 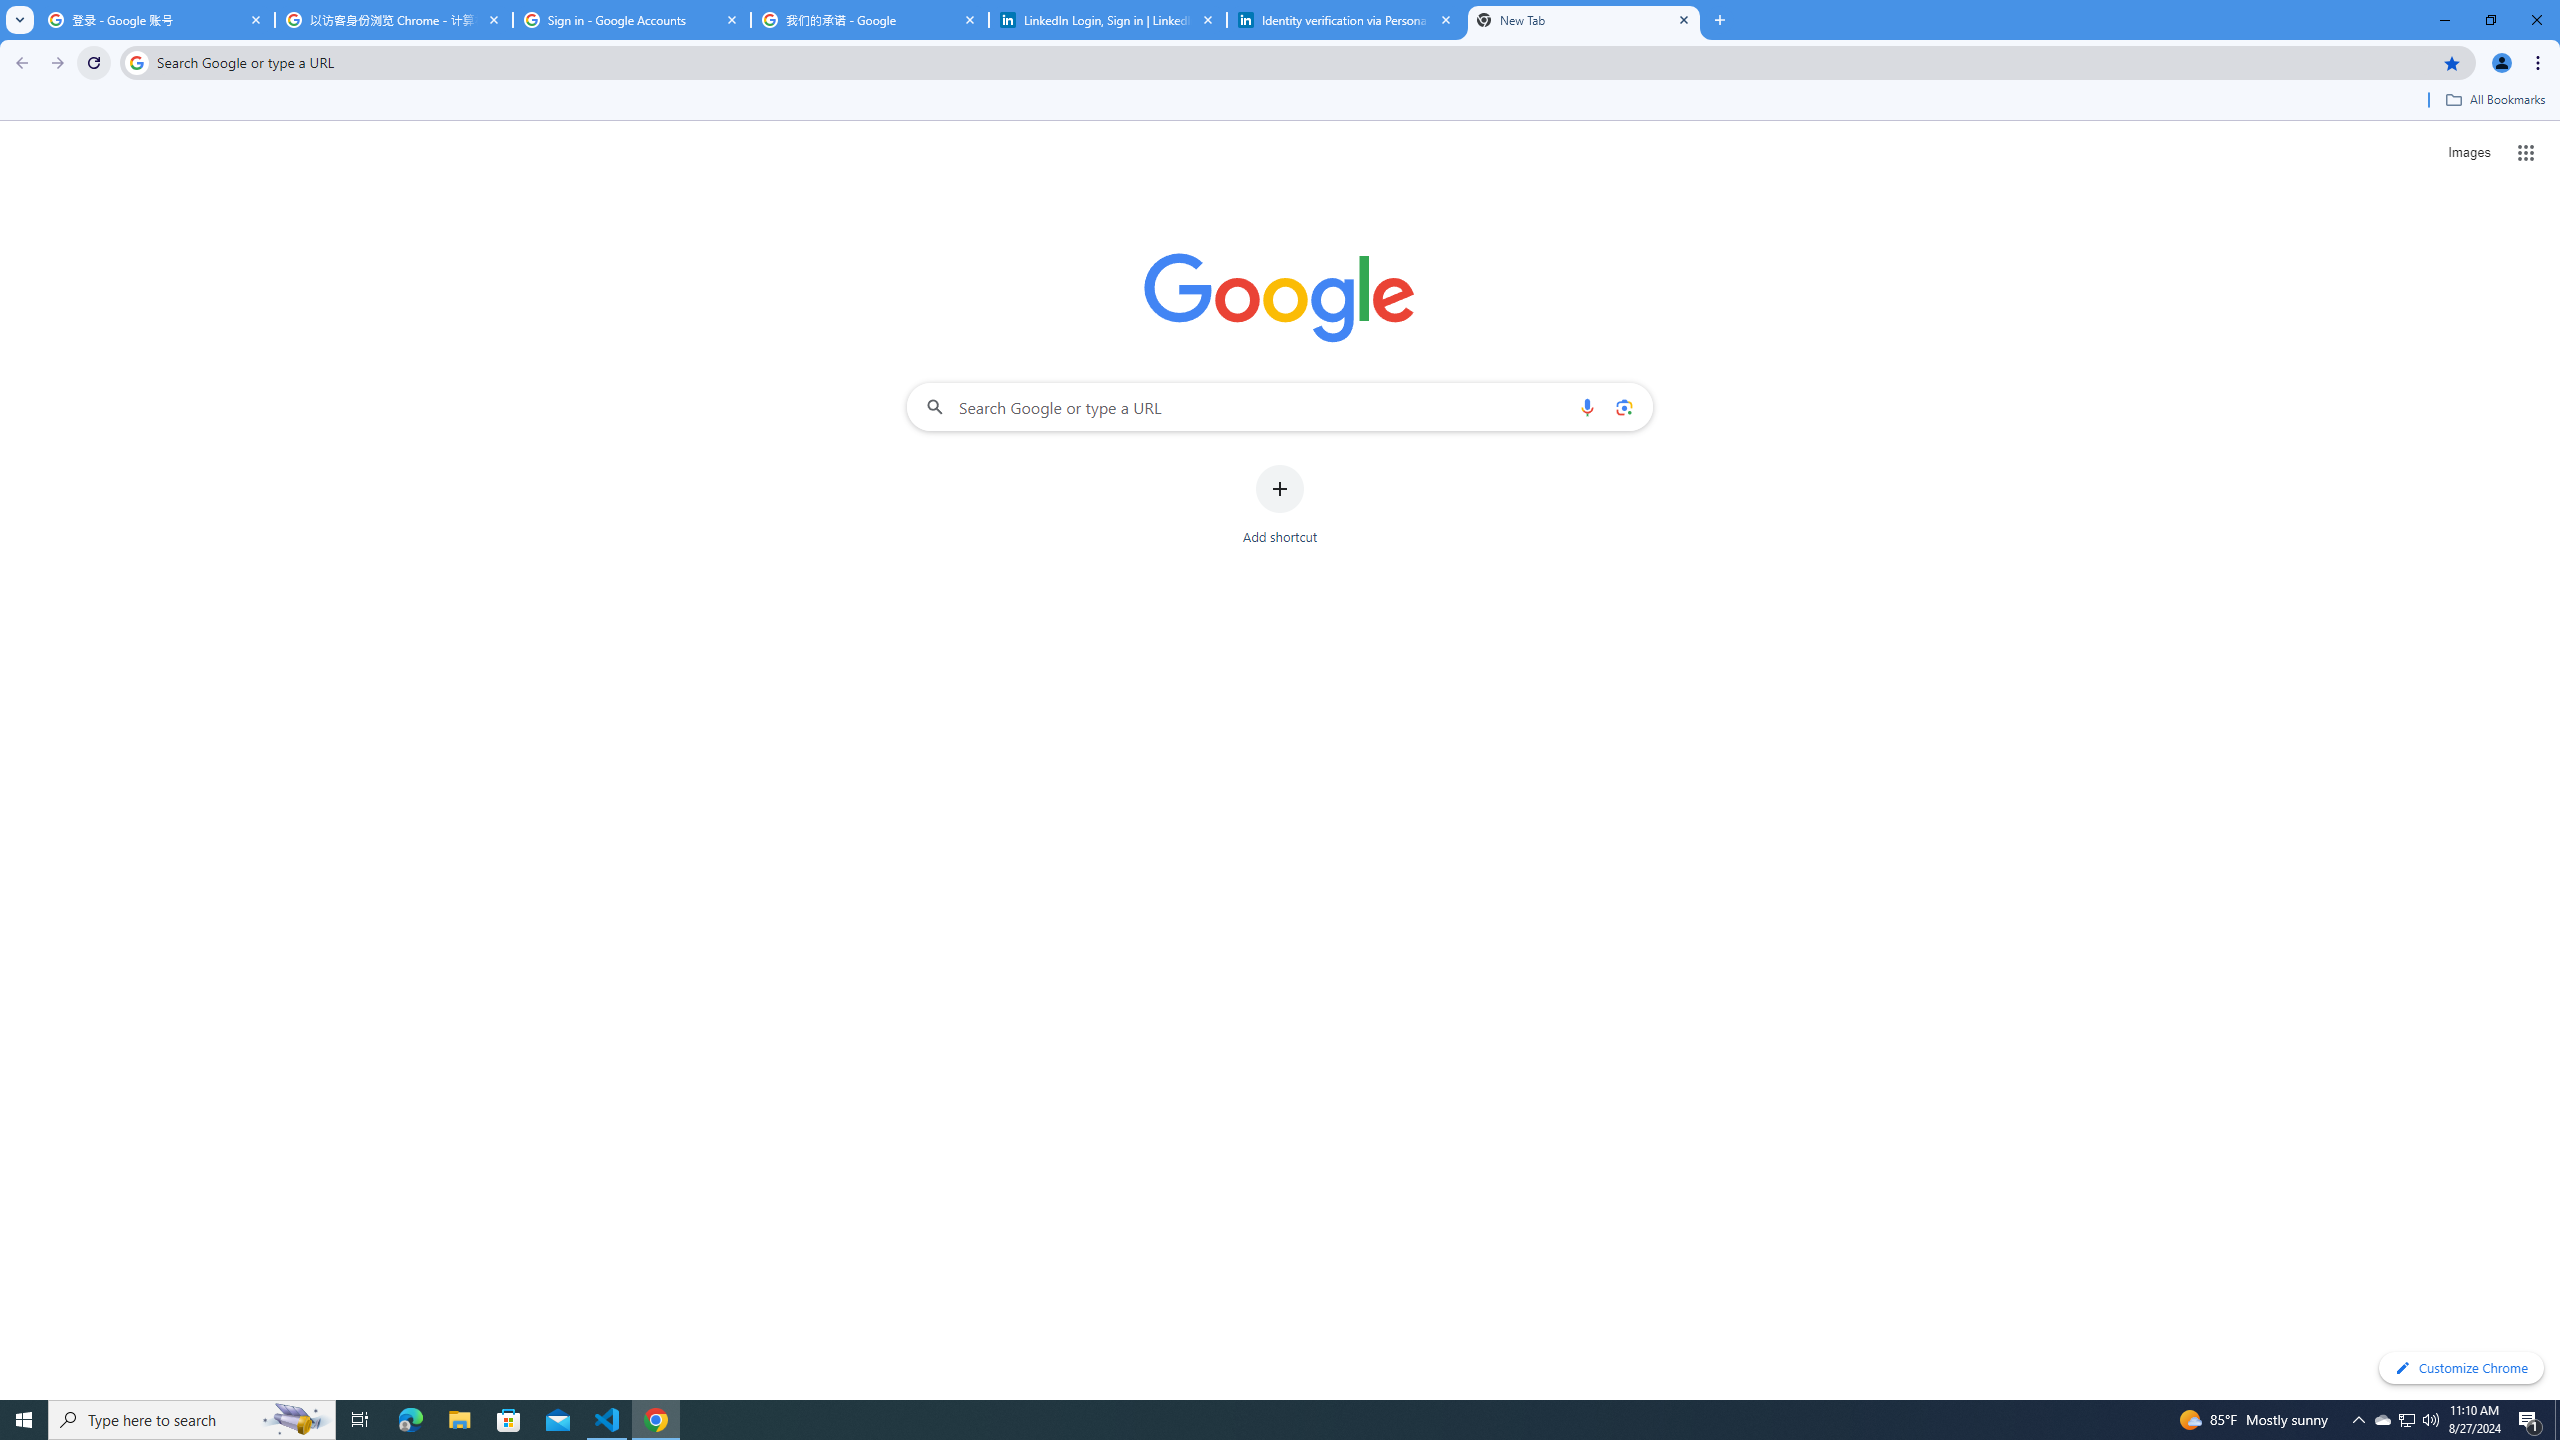 I want to click on 'LinkedIn Login, Sign in | LinkedIn', so click(x=1108, y=19).